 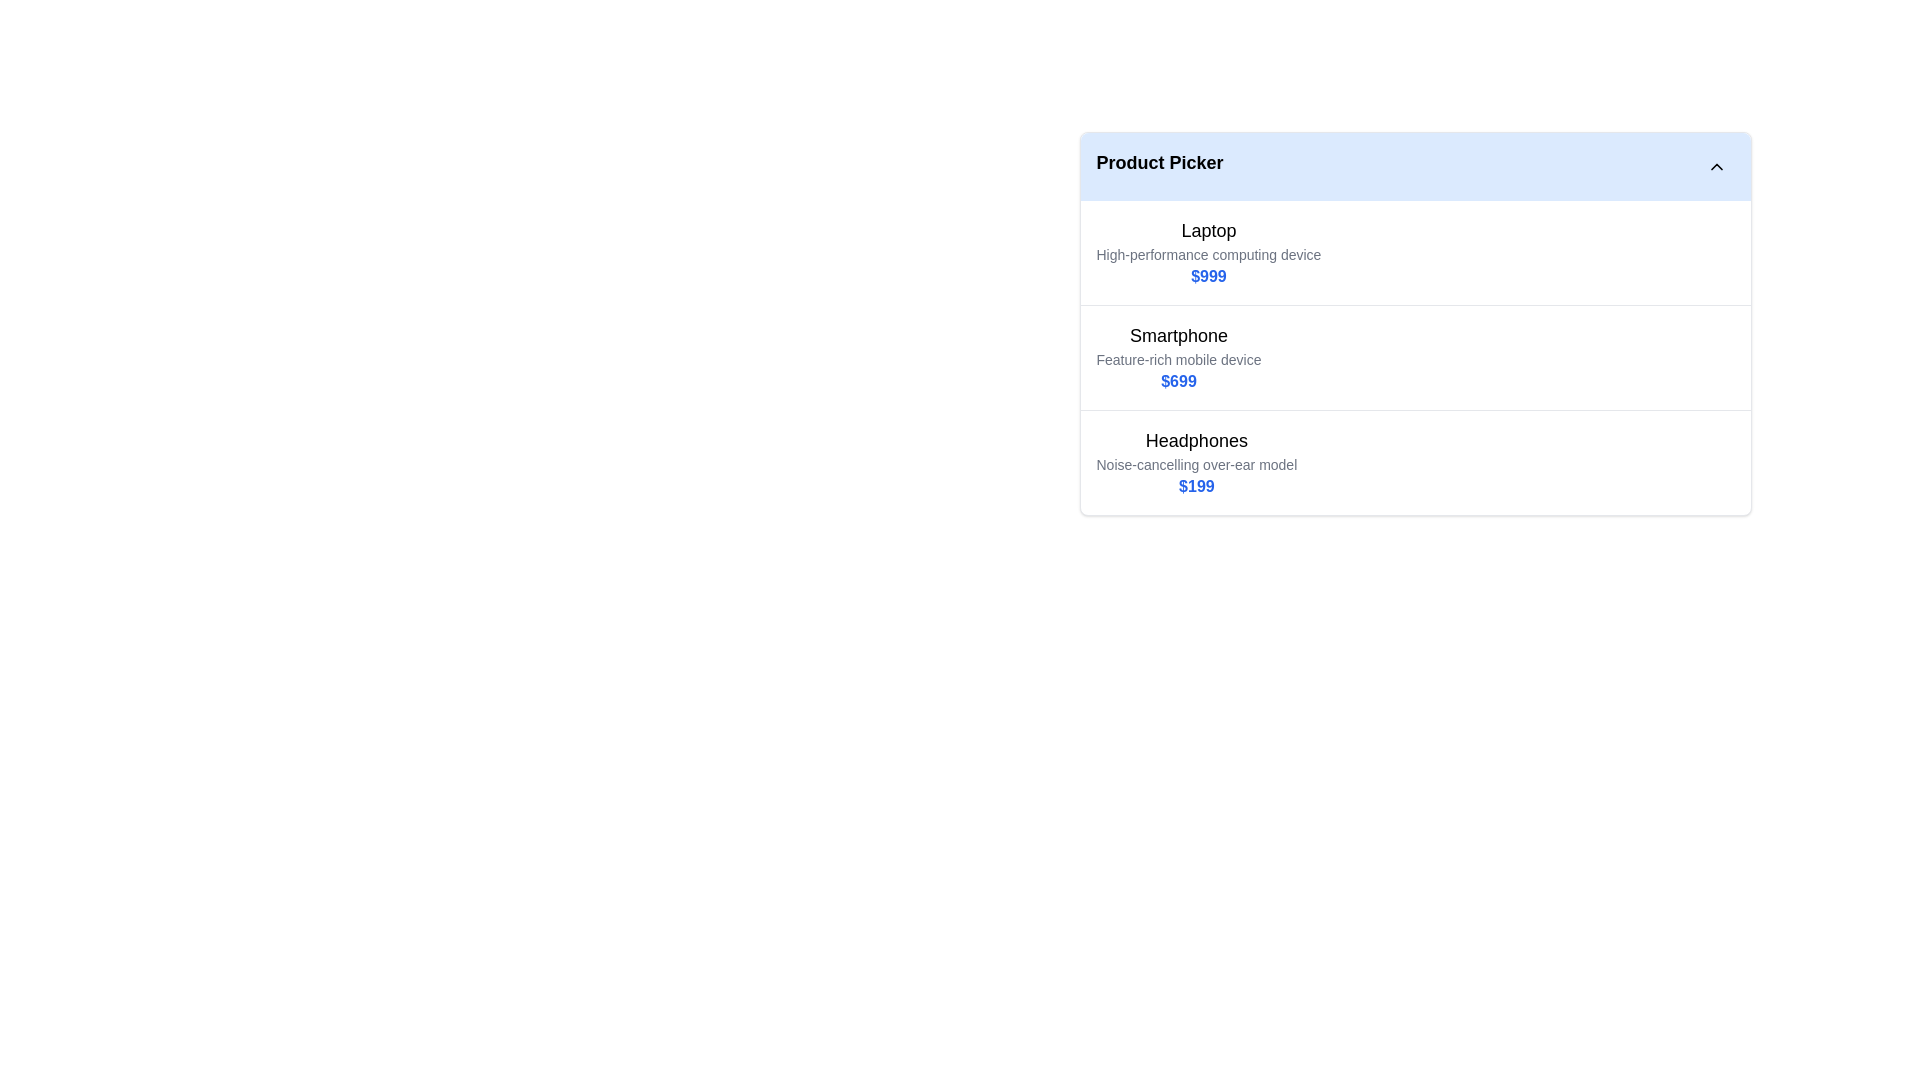 What do you see at coordinates (1414, 323) in the screenshot?
I see `product descriptions and prices from the product selection panel located centrally within the application interface` at bounding box center [1414, 323].